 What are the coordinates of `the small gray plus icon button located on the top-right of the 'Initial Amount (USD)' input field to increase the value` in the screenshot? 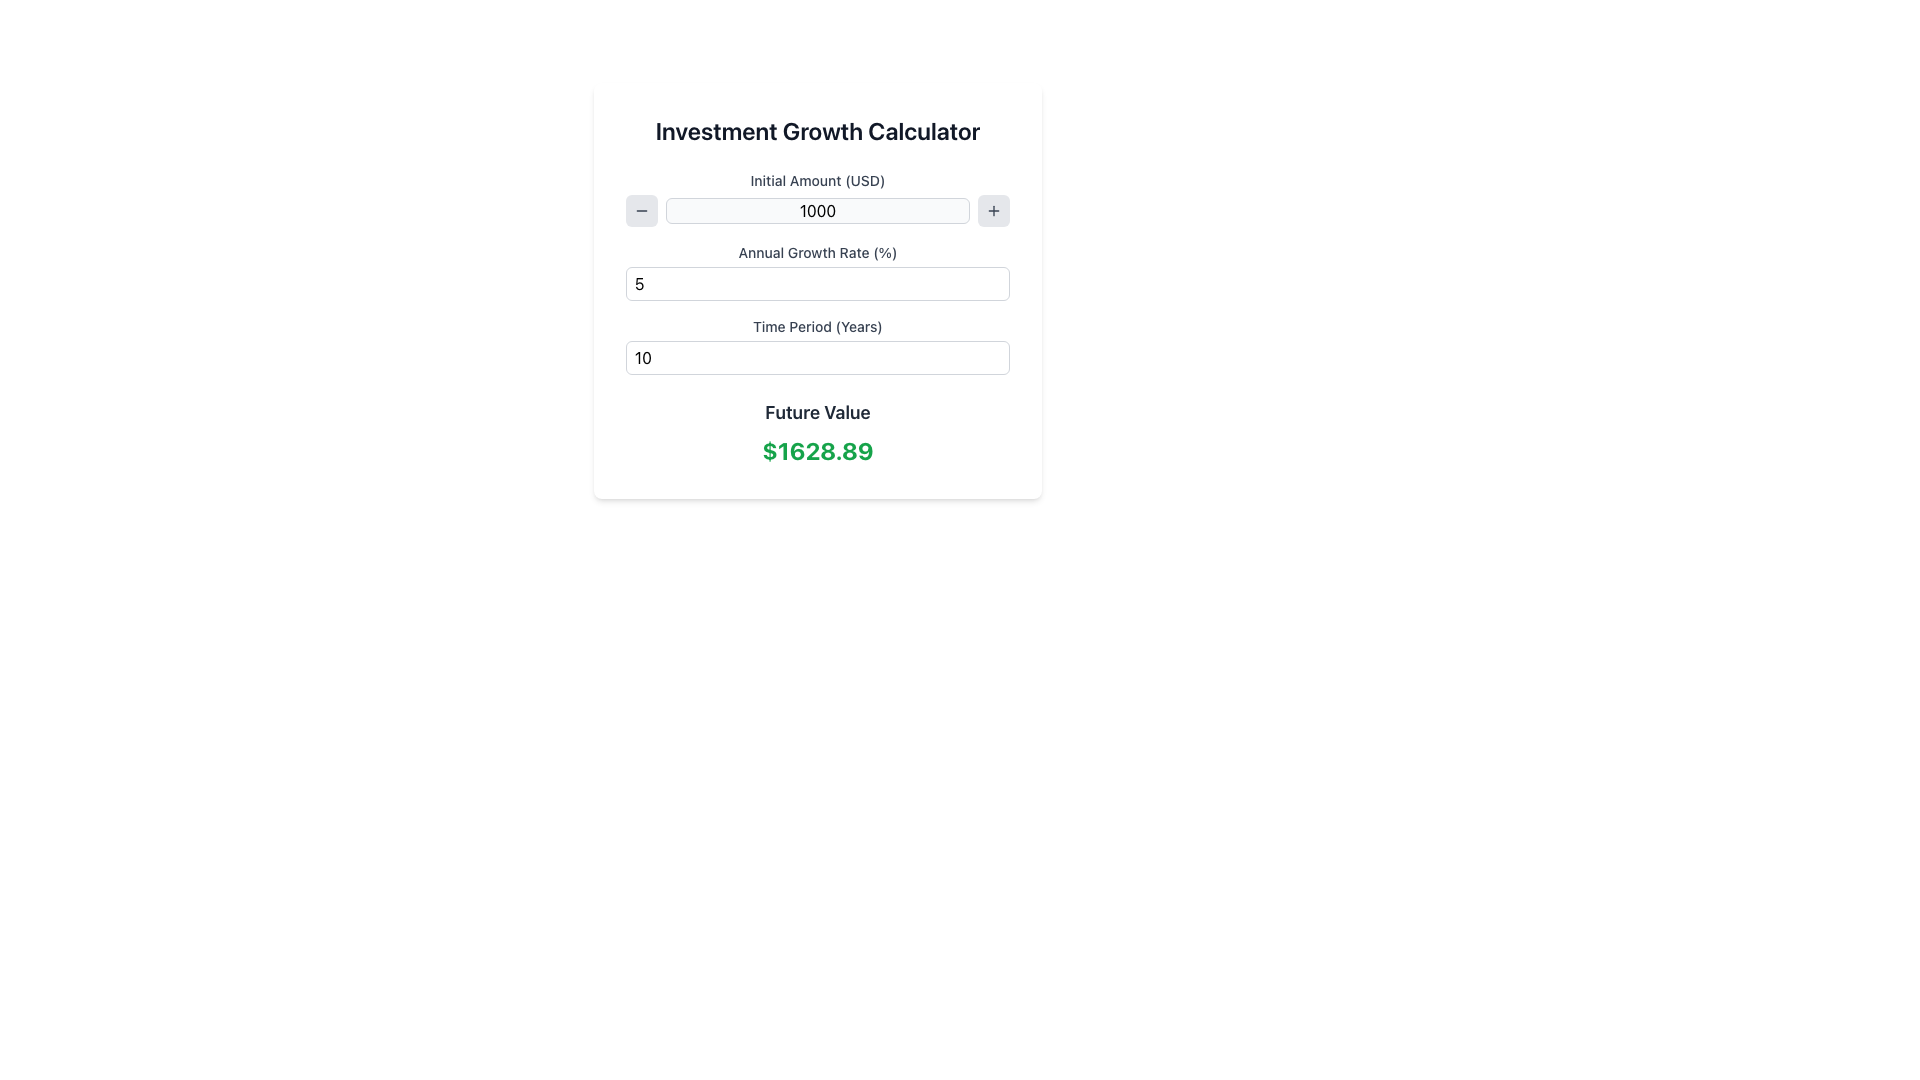 It's located at (993, 211).